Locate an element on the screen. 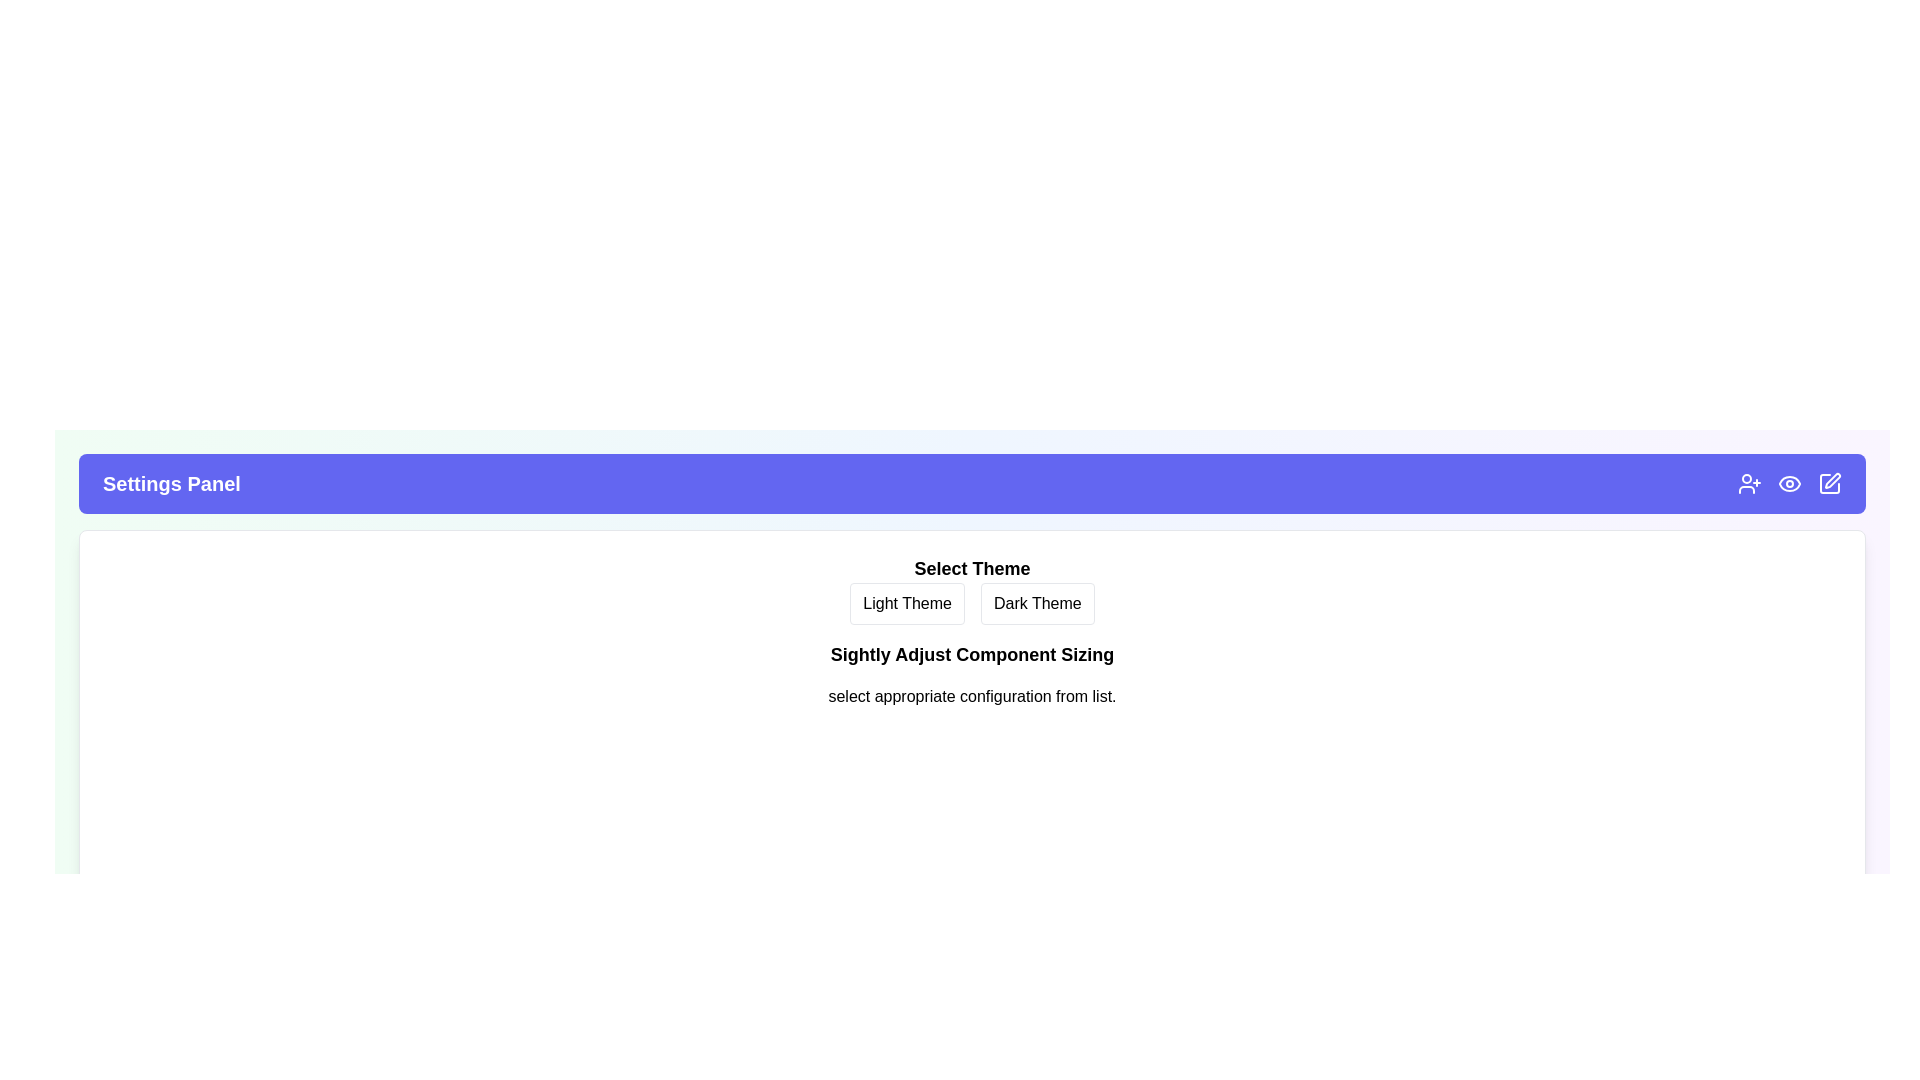 This screenshot has height=1080, width=1920. the visibility toggle icon is located at coordinates (1790, 483).